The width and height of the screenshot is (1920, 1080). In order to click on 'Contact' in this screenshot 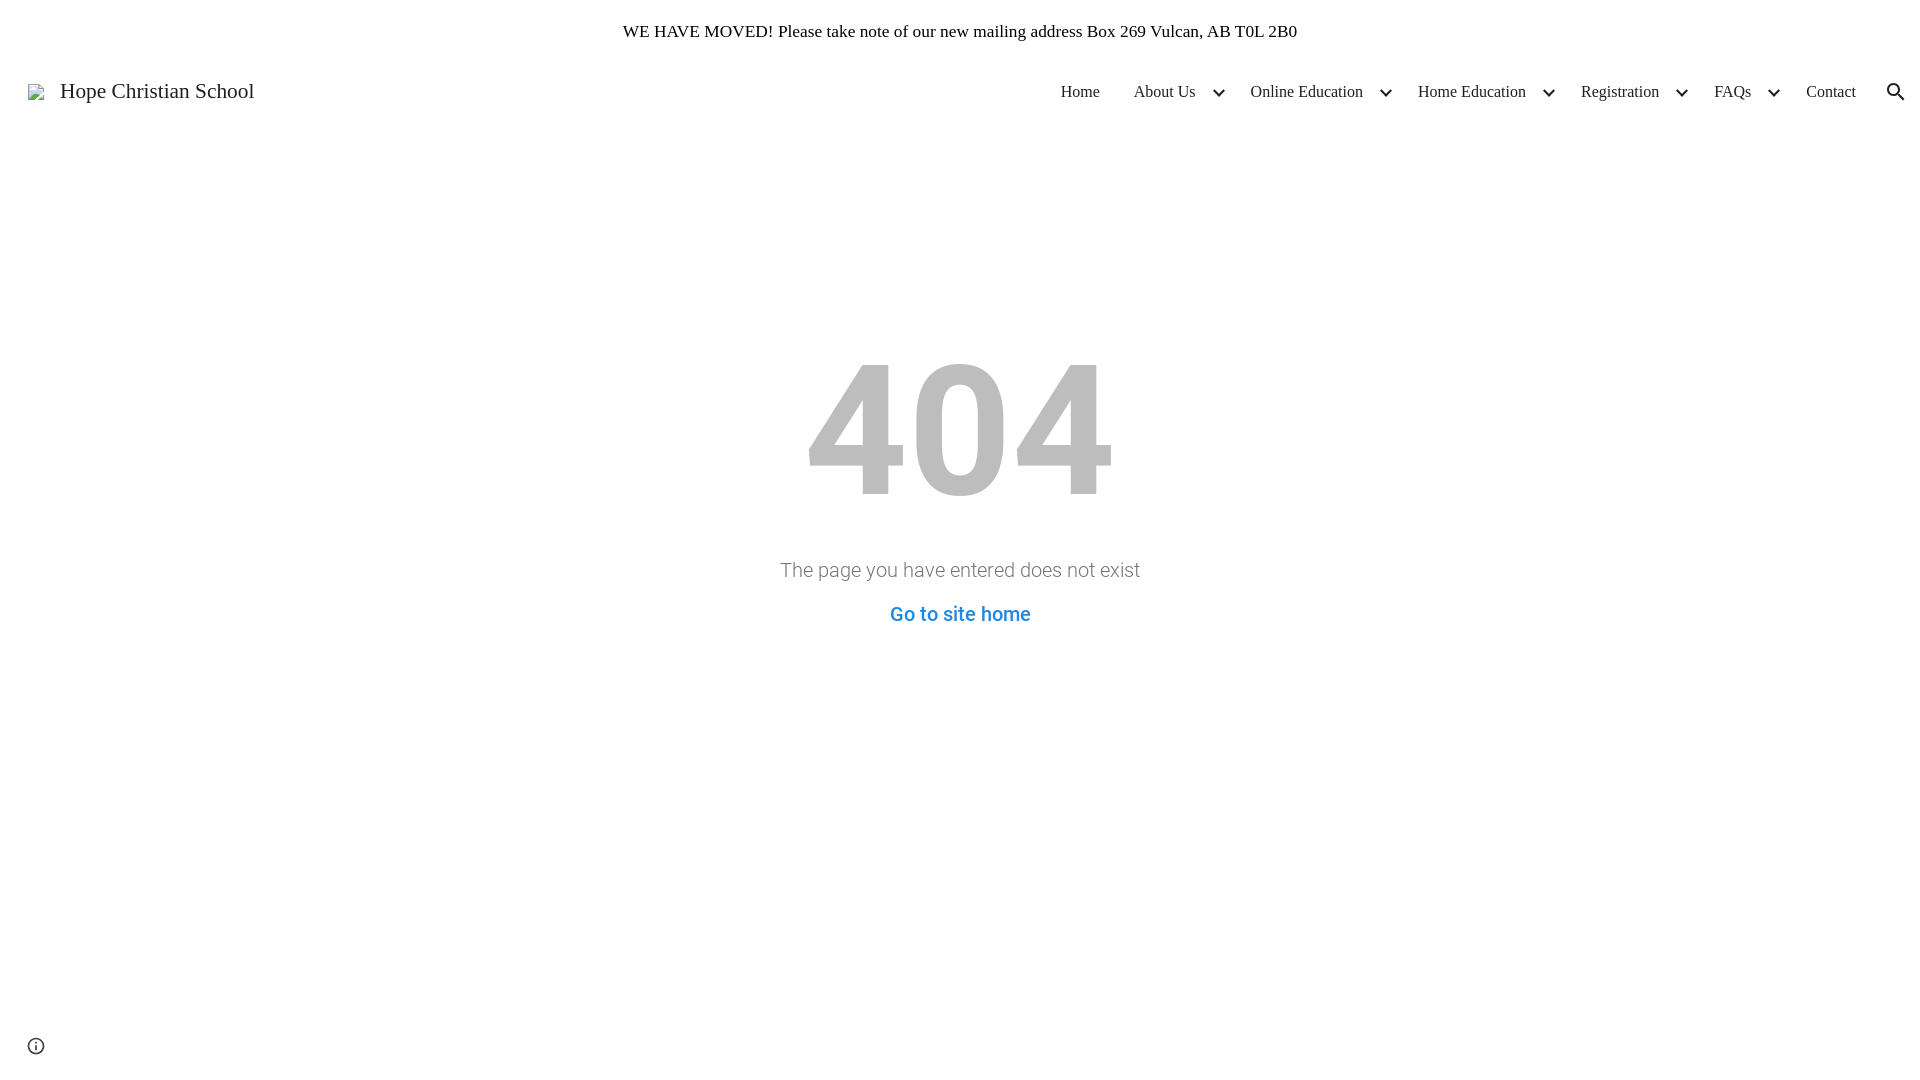, I will do `click(1830, 92)`.